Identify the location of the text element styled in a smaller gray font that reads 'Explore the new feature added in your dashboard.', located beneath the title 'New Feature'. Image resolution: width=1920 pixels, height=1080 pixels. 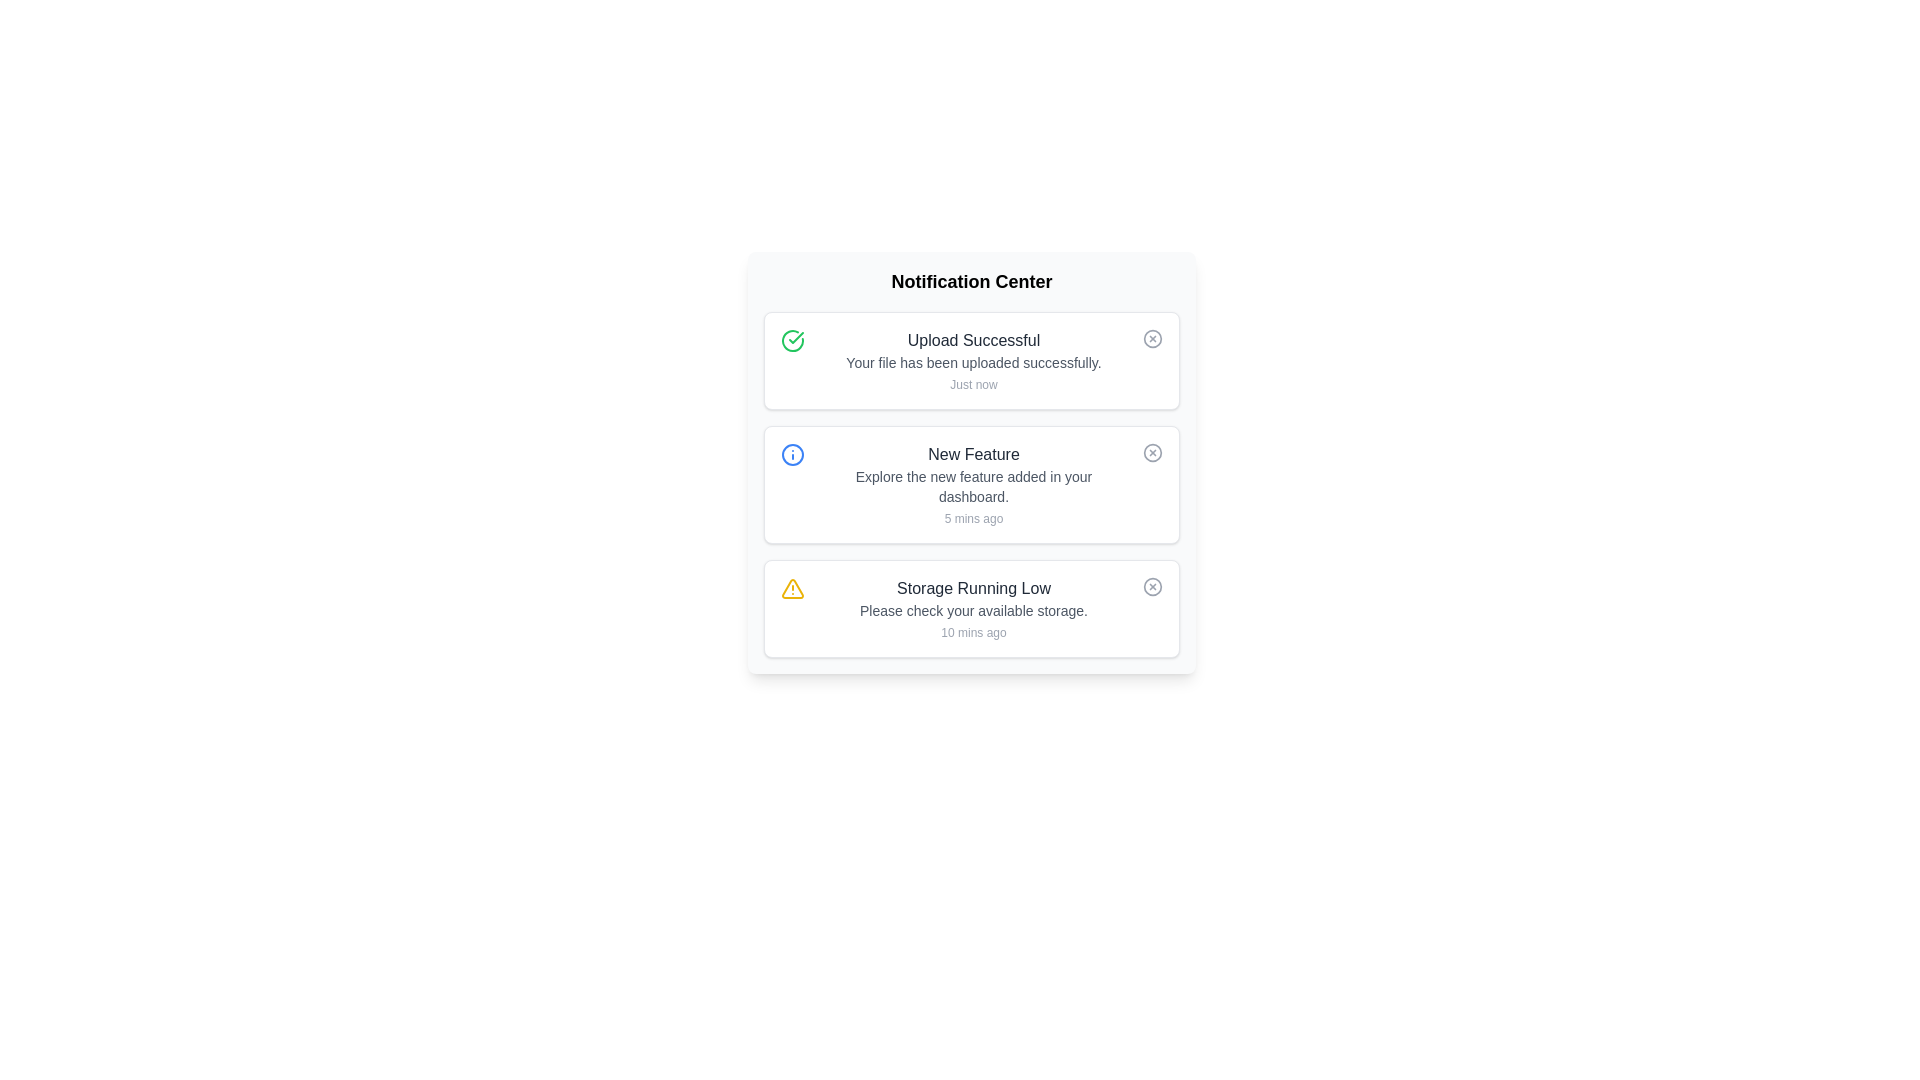
(974, 486).